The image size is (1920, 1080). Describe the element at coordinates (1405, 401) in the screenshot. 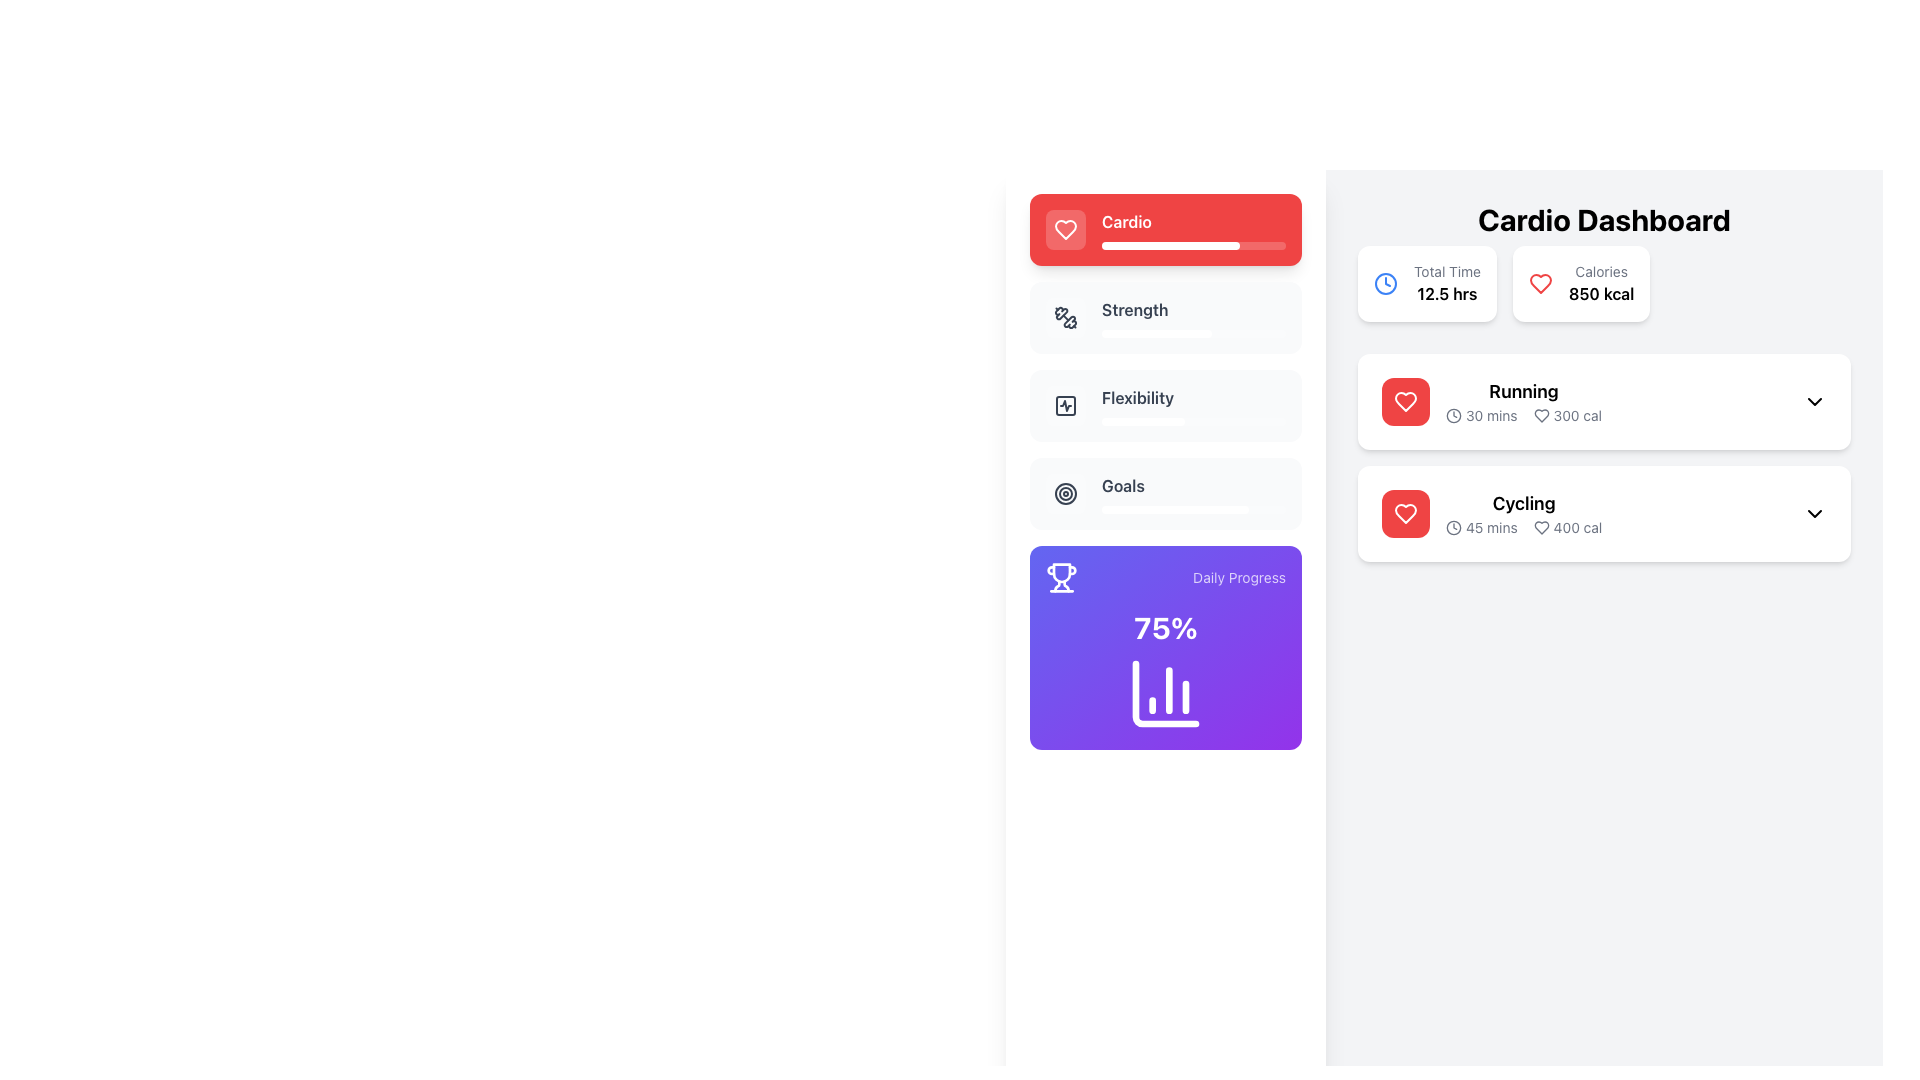

I see `the heart-shaped icon outlined in red located in the 'Cardio' section of the sidebar menu to the left of the text 'Cardio'` at that location.